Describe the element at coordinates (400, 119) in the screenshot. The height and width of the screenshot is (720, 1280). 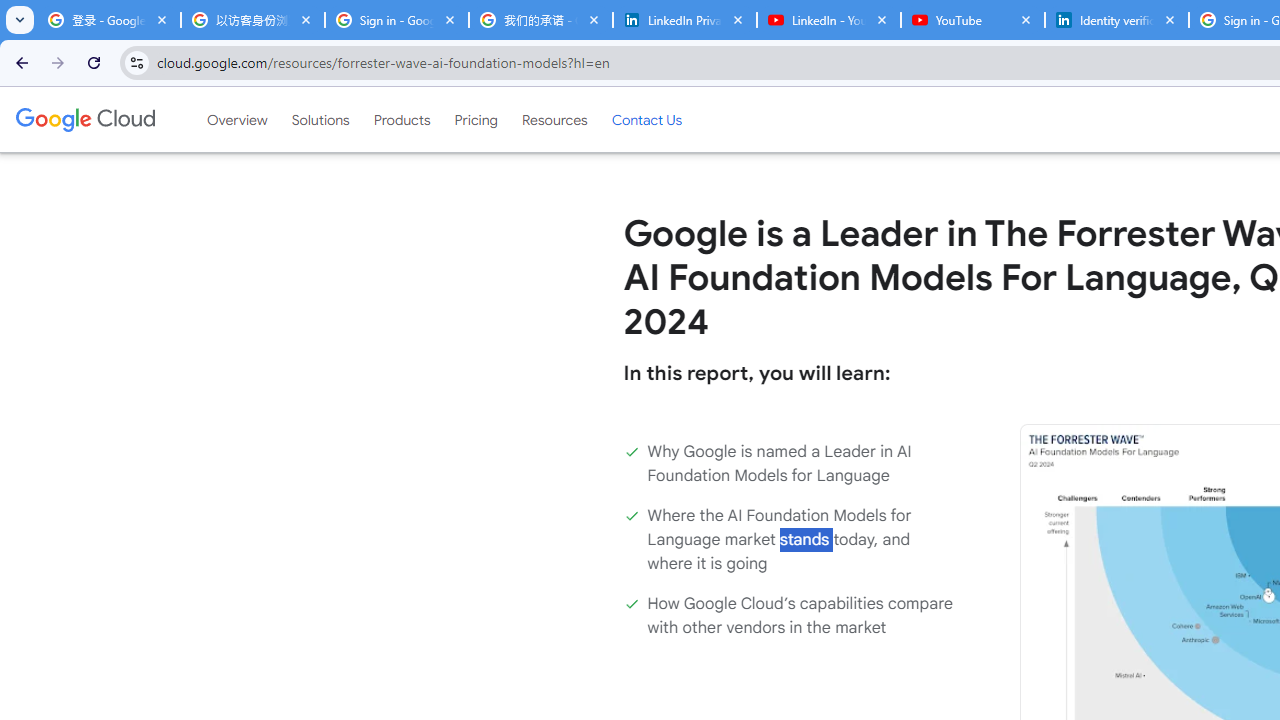
I see `'Products'` at that location.